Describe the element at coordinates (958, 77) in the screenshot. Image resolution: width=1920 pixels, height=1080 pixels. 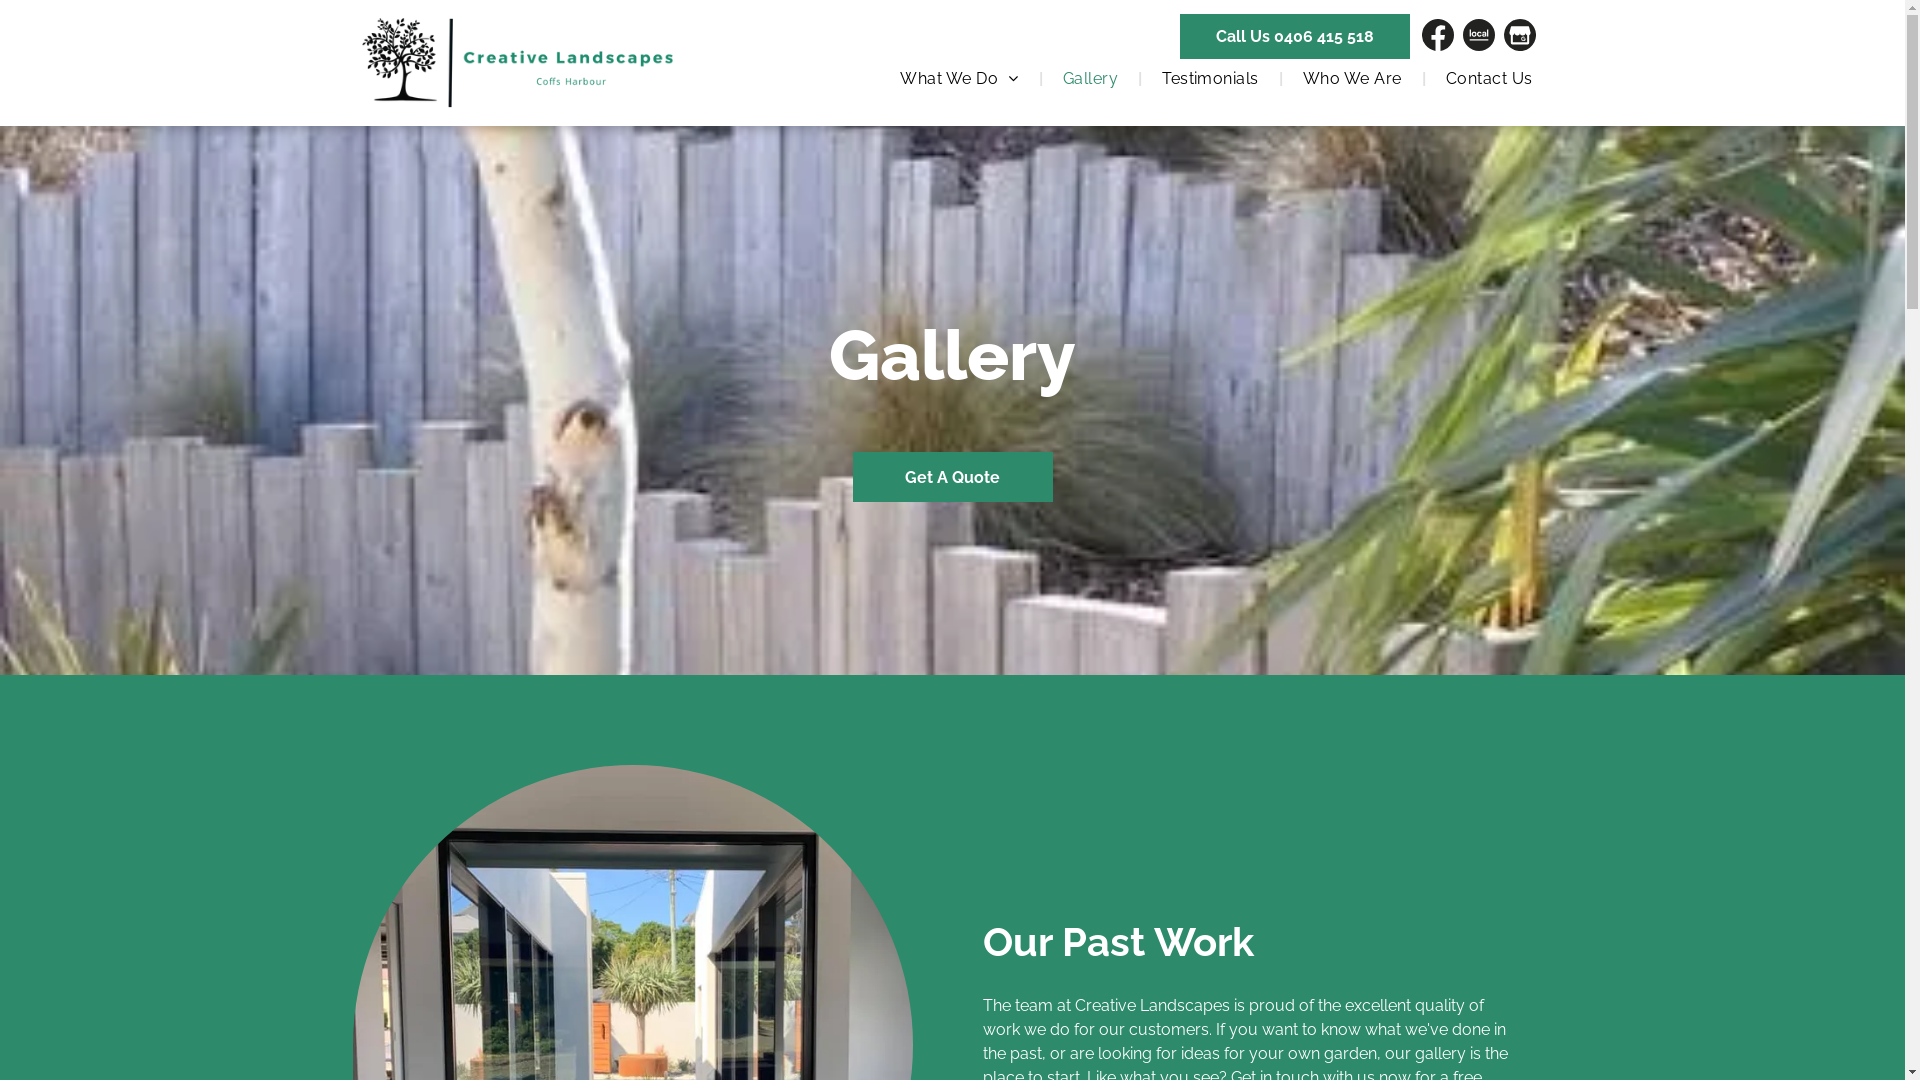
I see `'What We Do'` at that location.